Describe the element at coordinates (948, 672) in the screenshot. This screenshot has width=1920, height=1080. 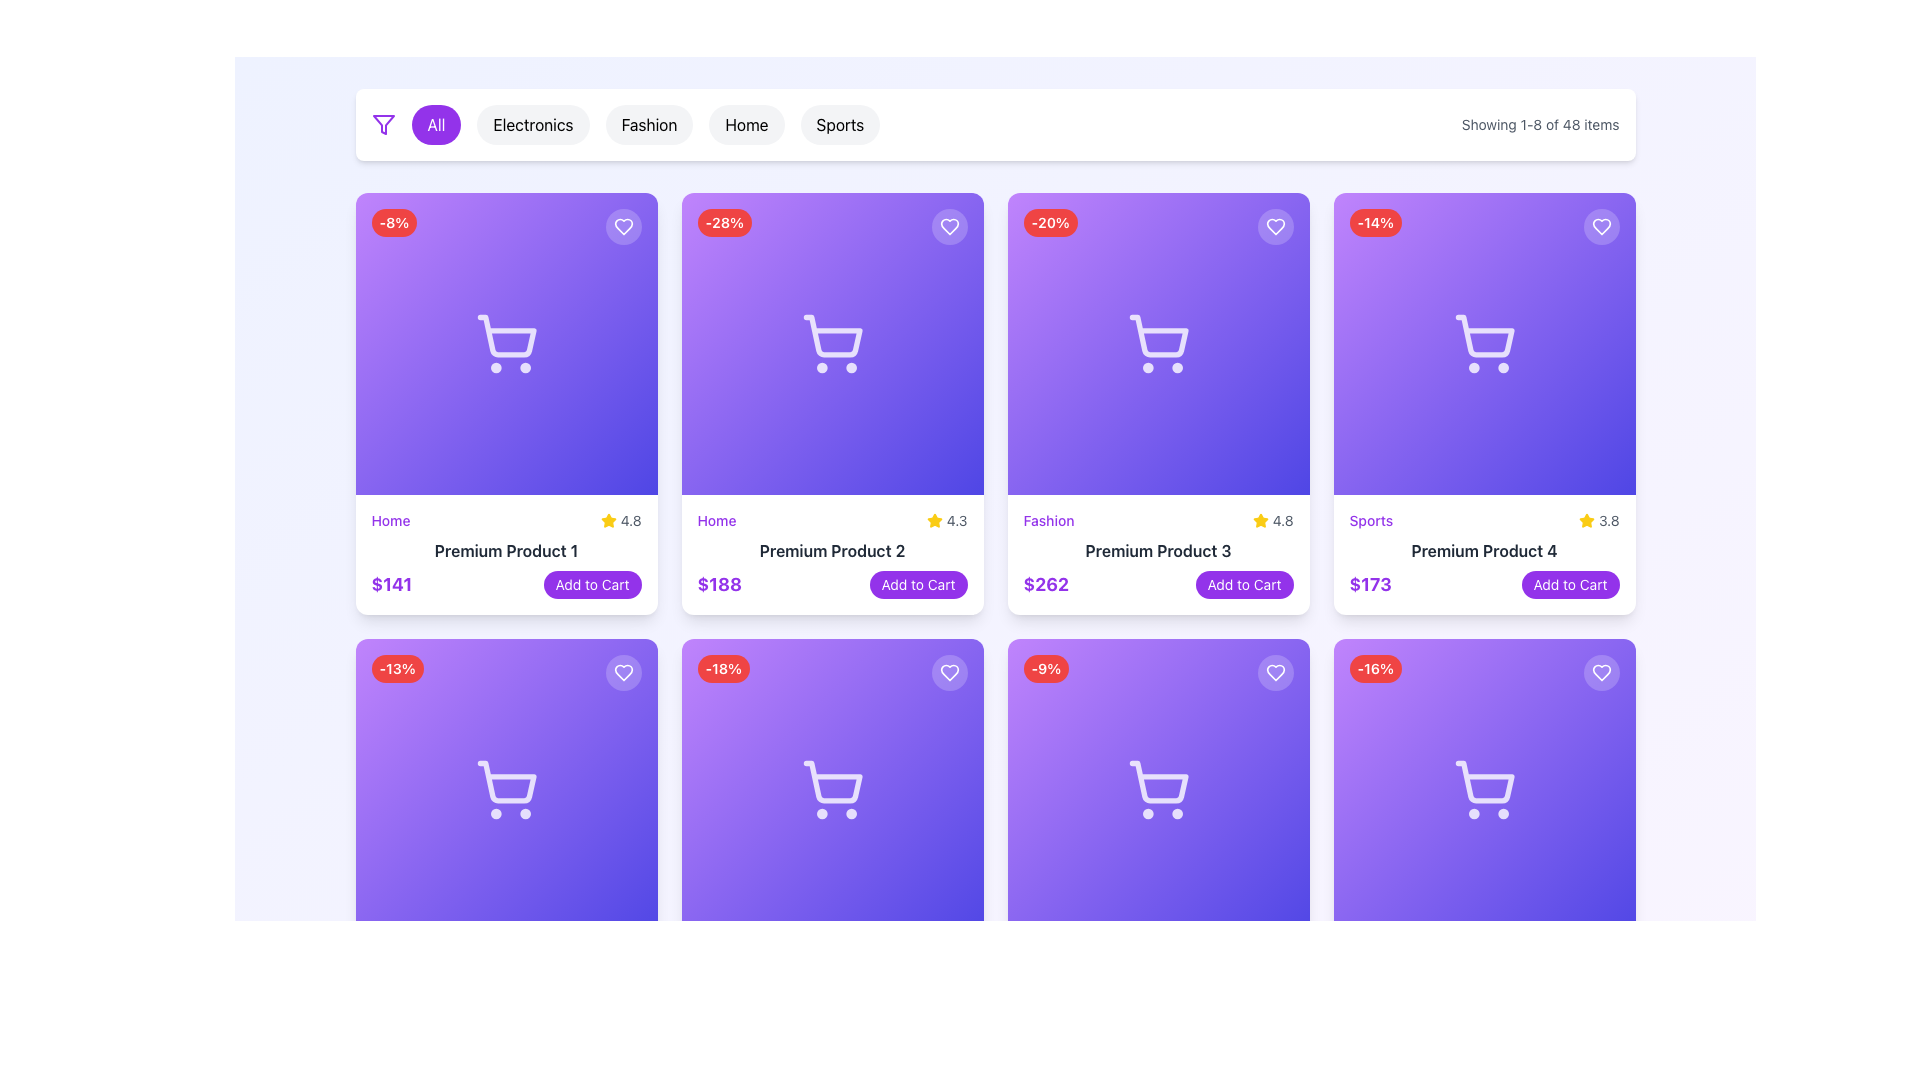
I see `the heart-shaped icon button located in the top-right corner of the second product card` at that location.